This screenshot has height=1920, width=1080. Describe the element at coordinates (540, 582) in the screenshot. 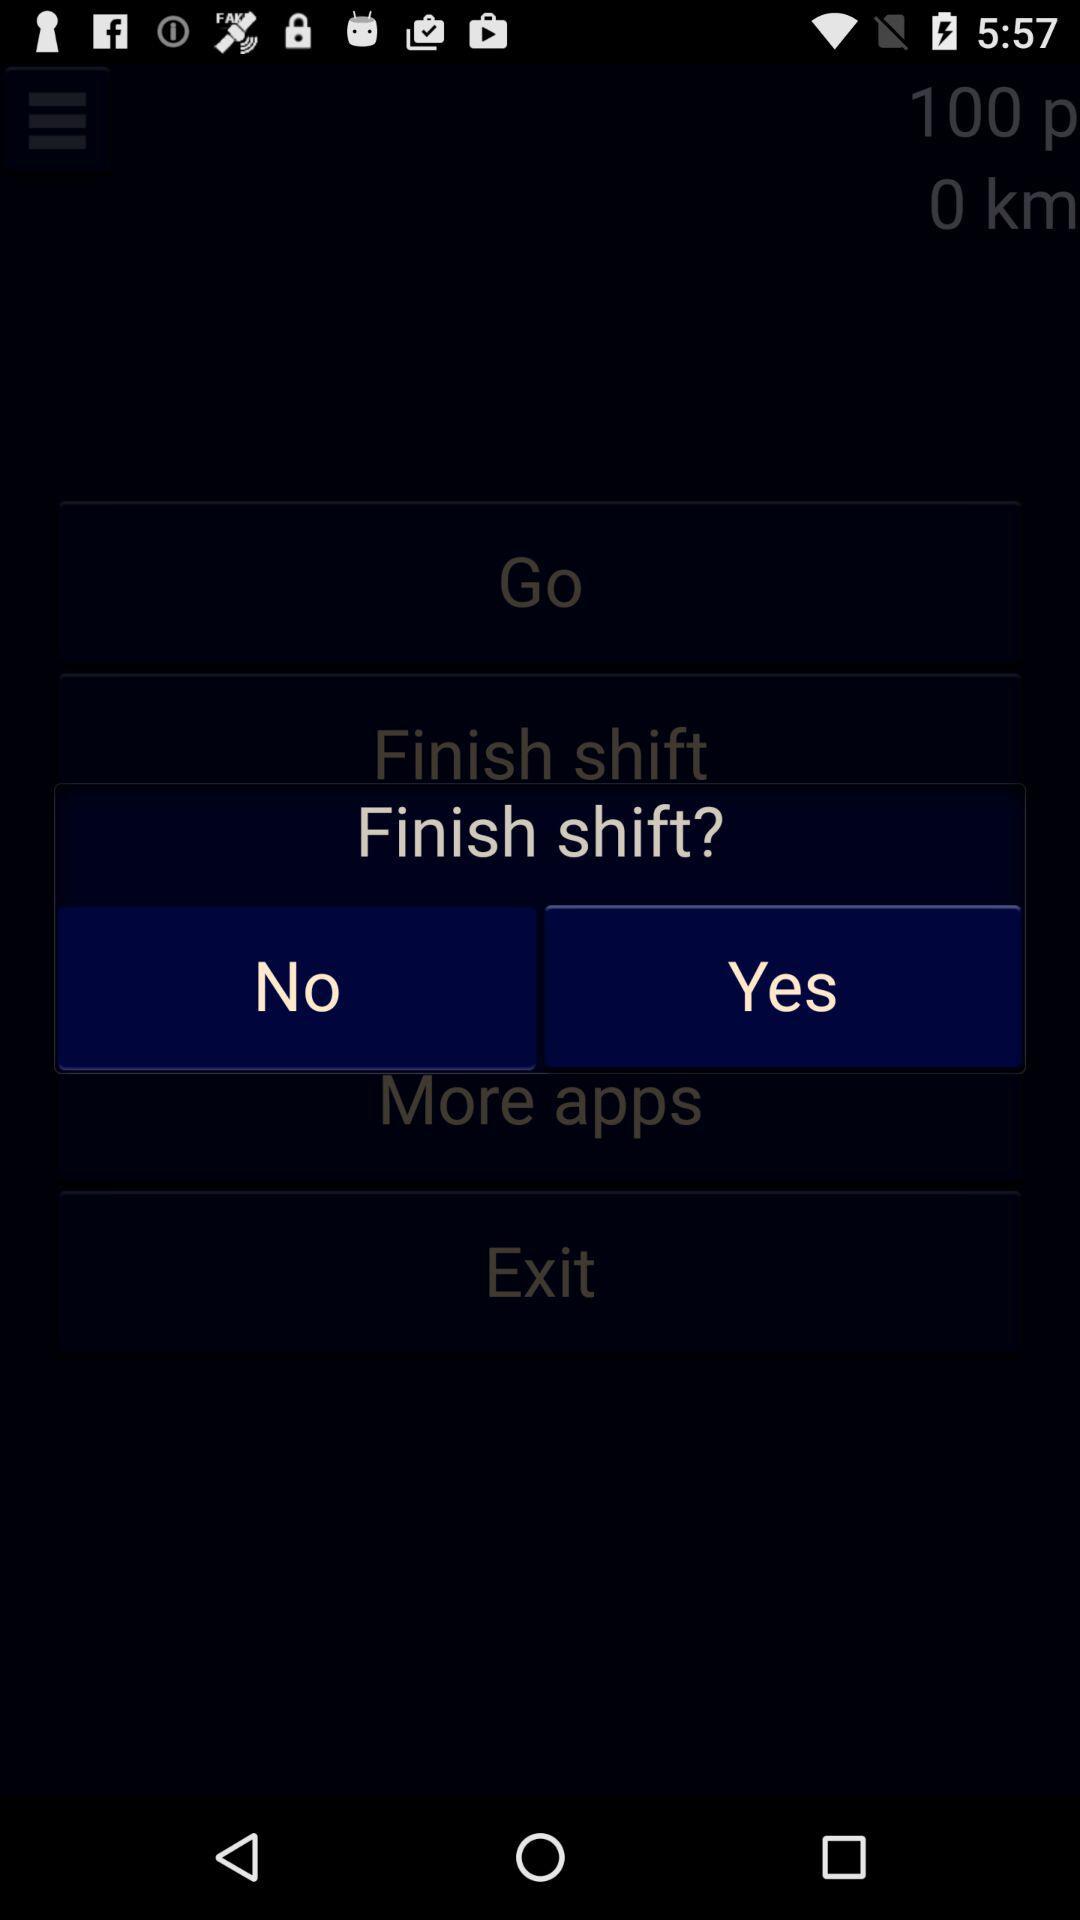

I see `icon above finish shift` at that location.